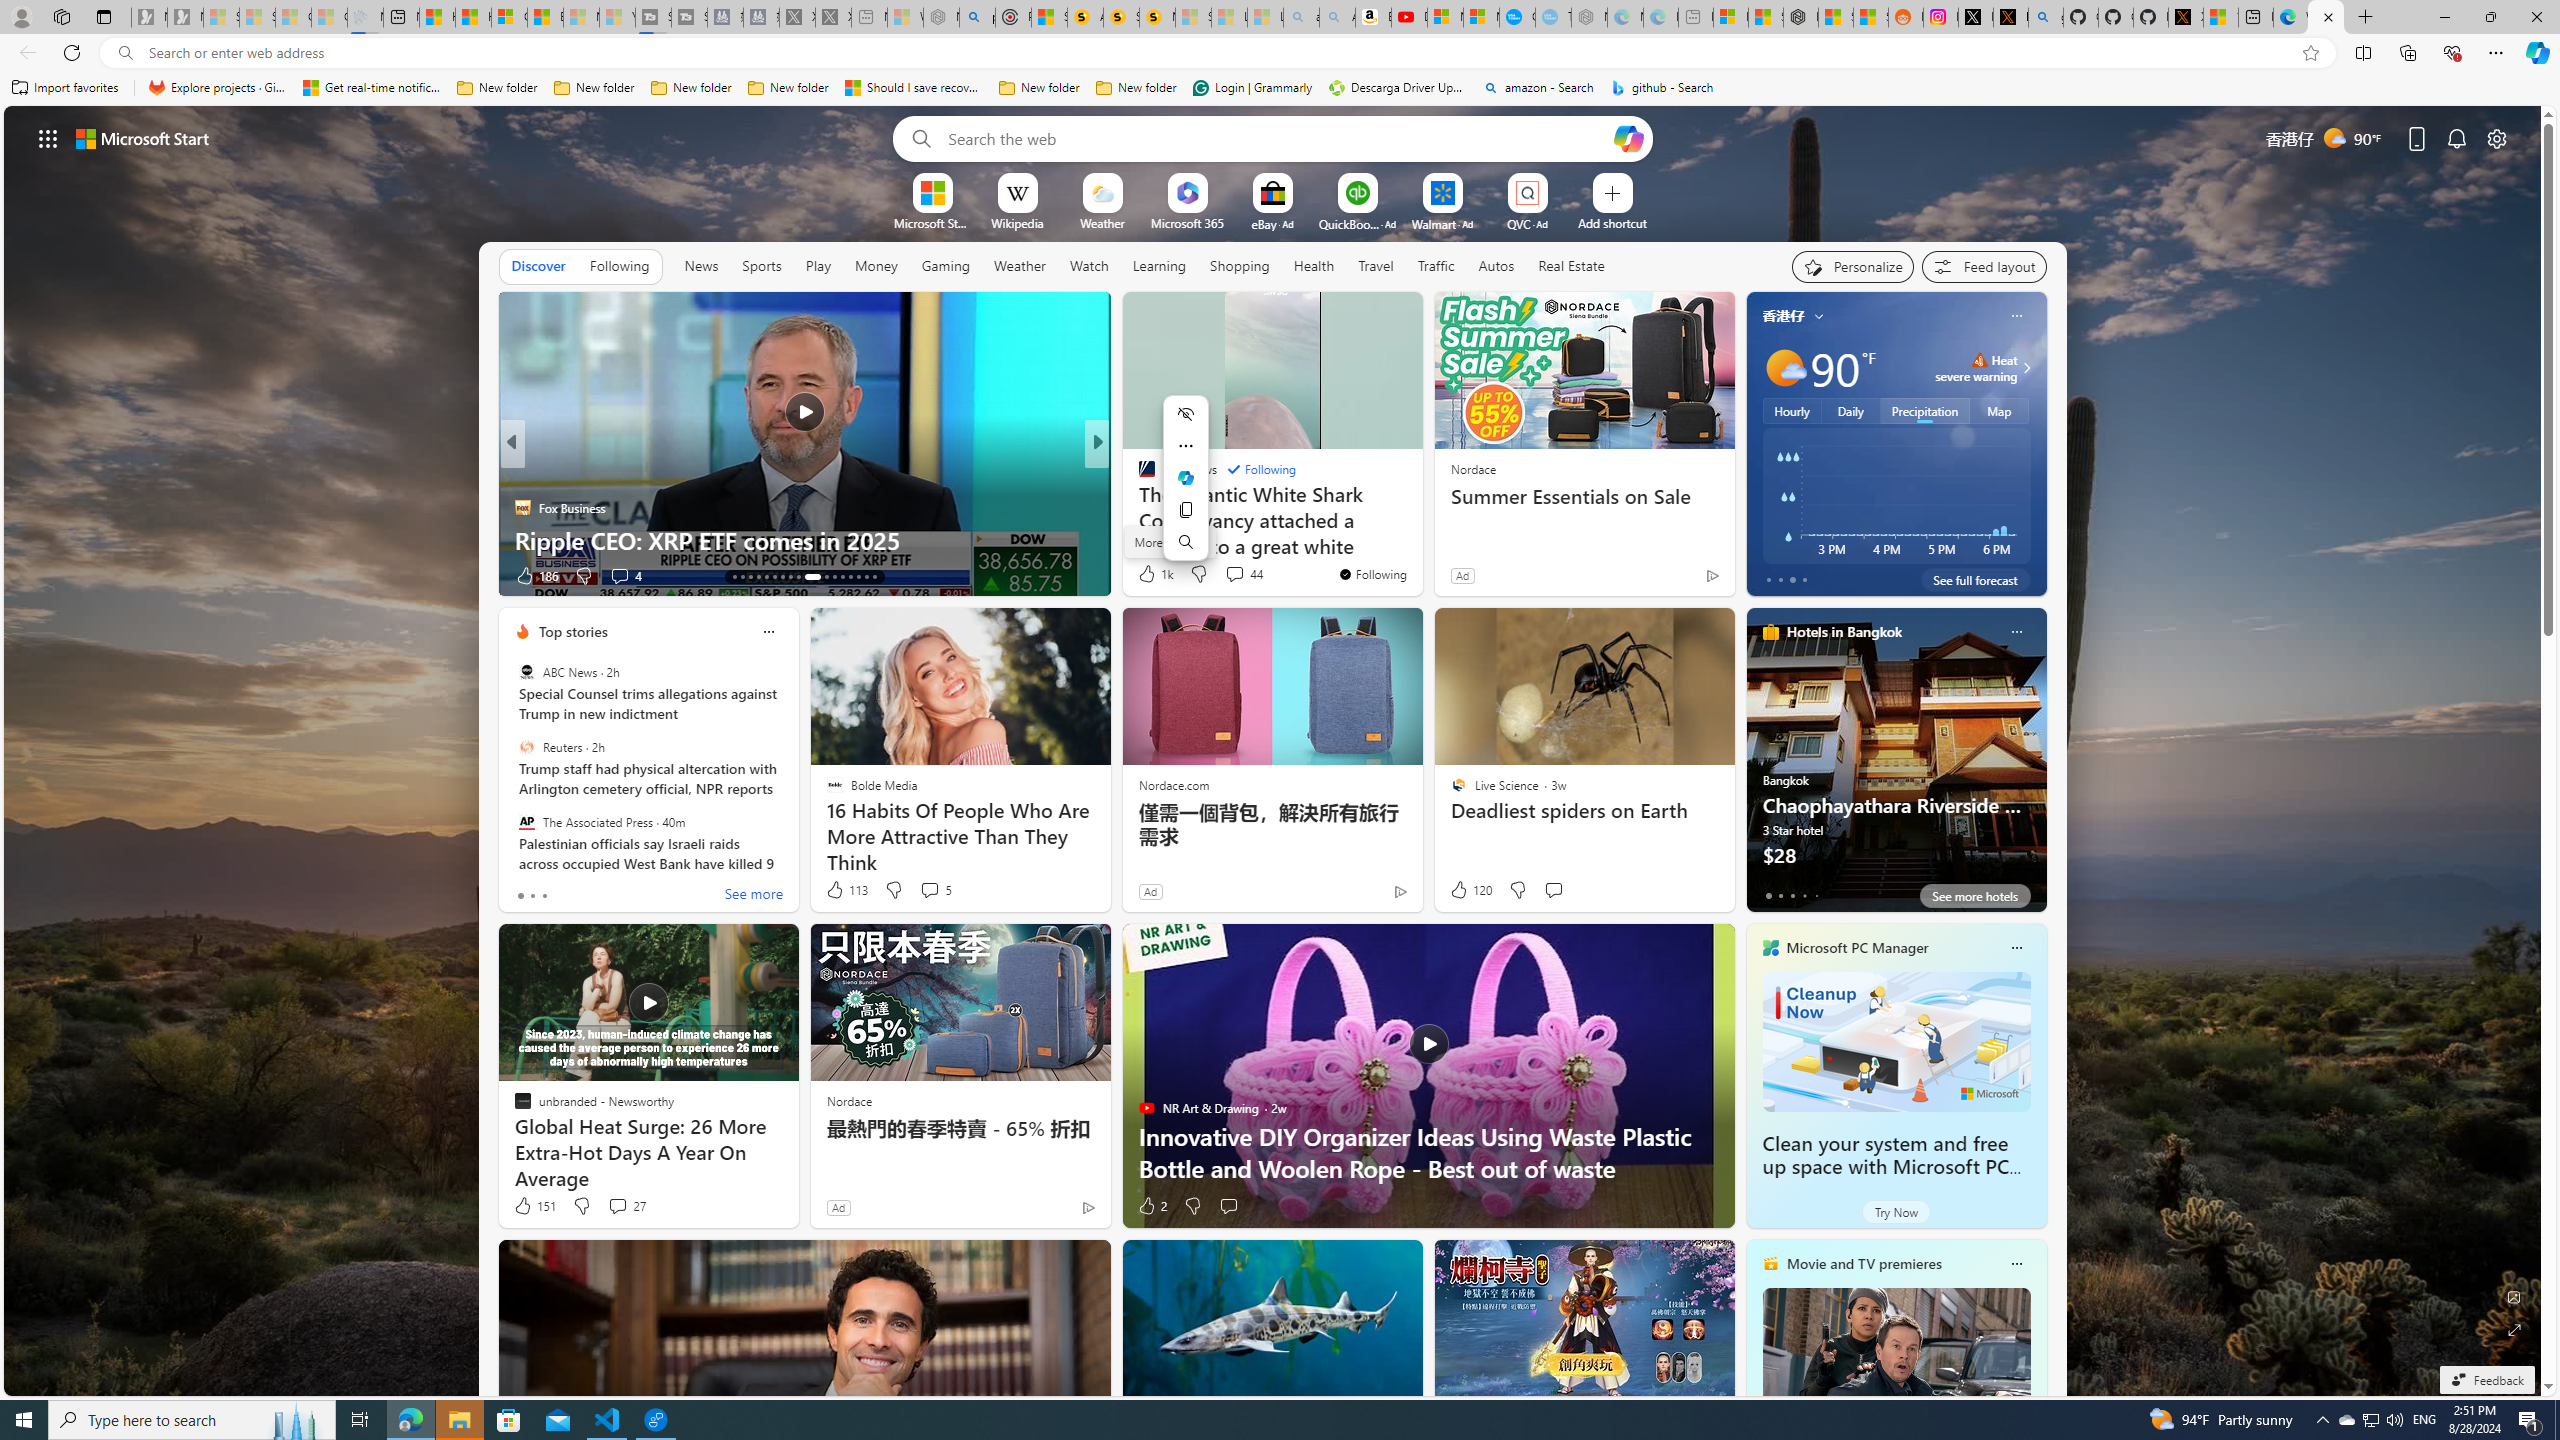  Describe the element at coordinates (1780, 895) in the screenshot. I see `'tab-1'` at that location.